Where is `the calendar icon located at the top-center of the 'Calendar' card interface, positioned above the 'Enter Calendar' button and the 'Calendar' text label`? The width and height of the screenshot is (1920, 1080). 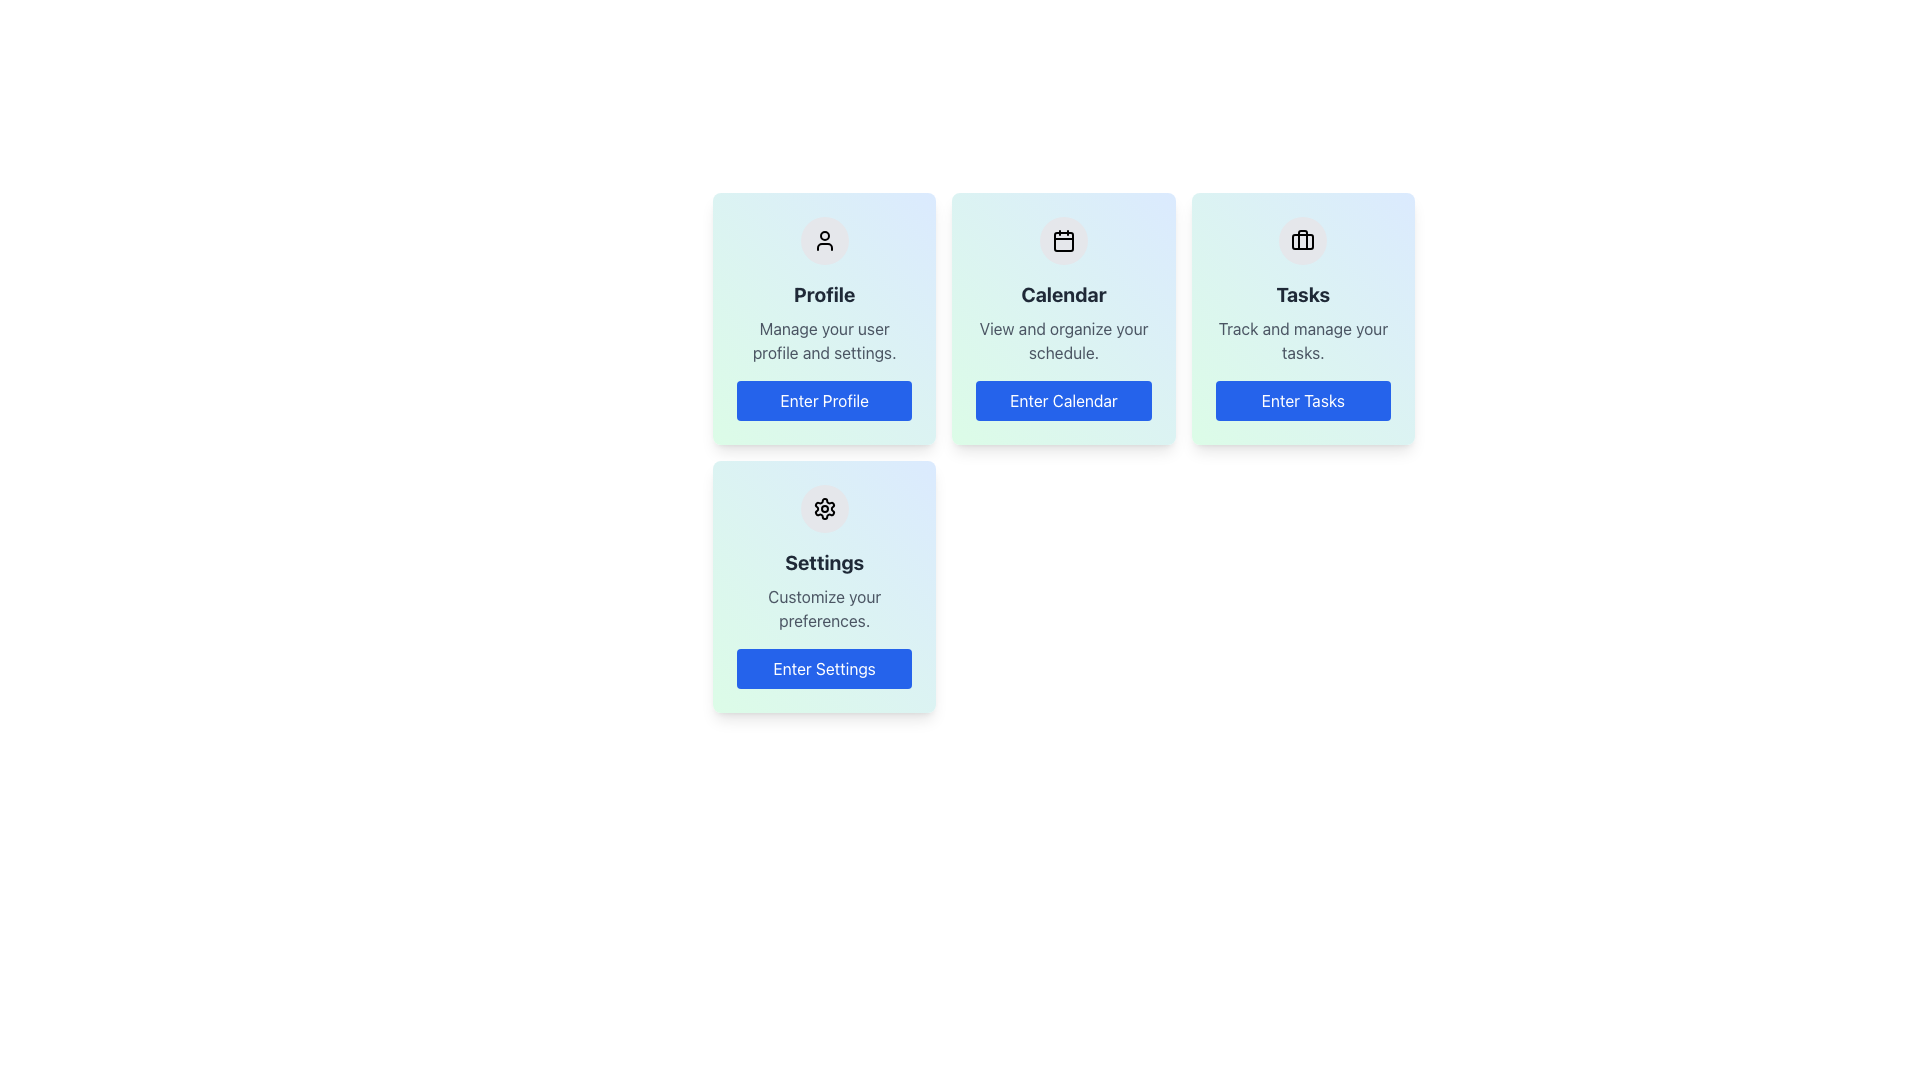
the calendar icon located at the top-center of the 'Calendar' card interface, positioned above the 'Enter Calendar' button and the 'Calendar' text label is located at coordinates (1063, 239).